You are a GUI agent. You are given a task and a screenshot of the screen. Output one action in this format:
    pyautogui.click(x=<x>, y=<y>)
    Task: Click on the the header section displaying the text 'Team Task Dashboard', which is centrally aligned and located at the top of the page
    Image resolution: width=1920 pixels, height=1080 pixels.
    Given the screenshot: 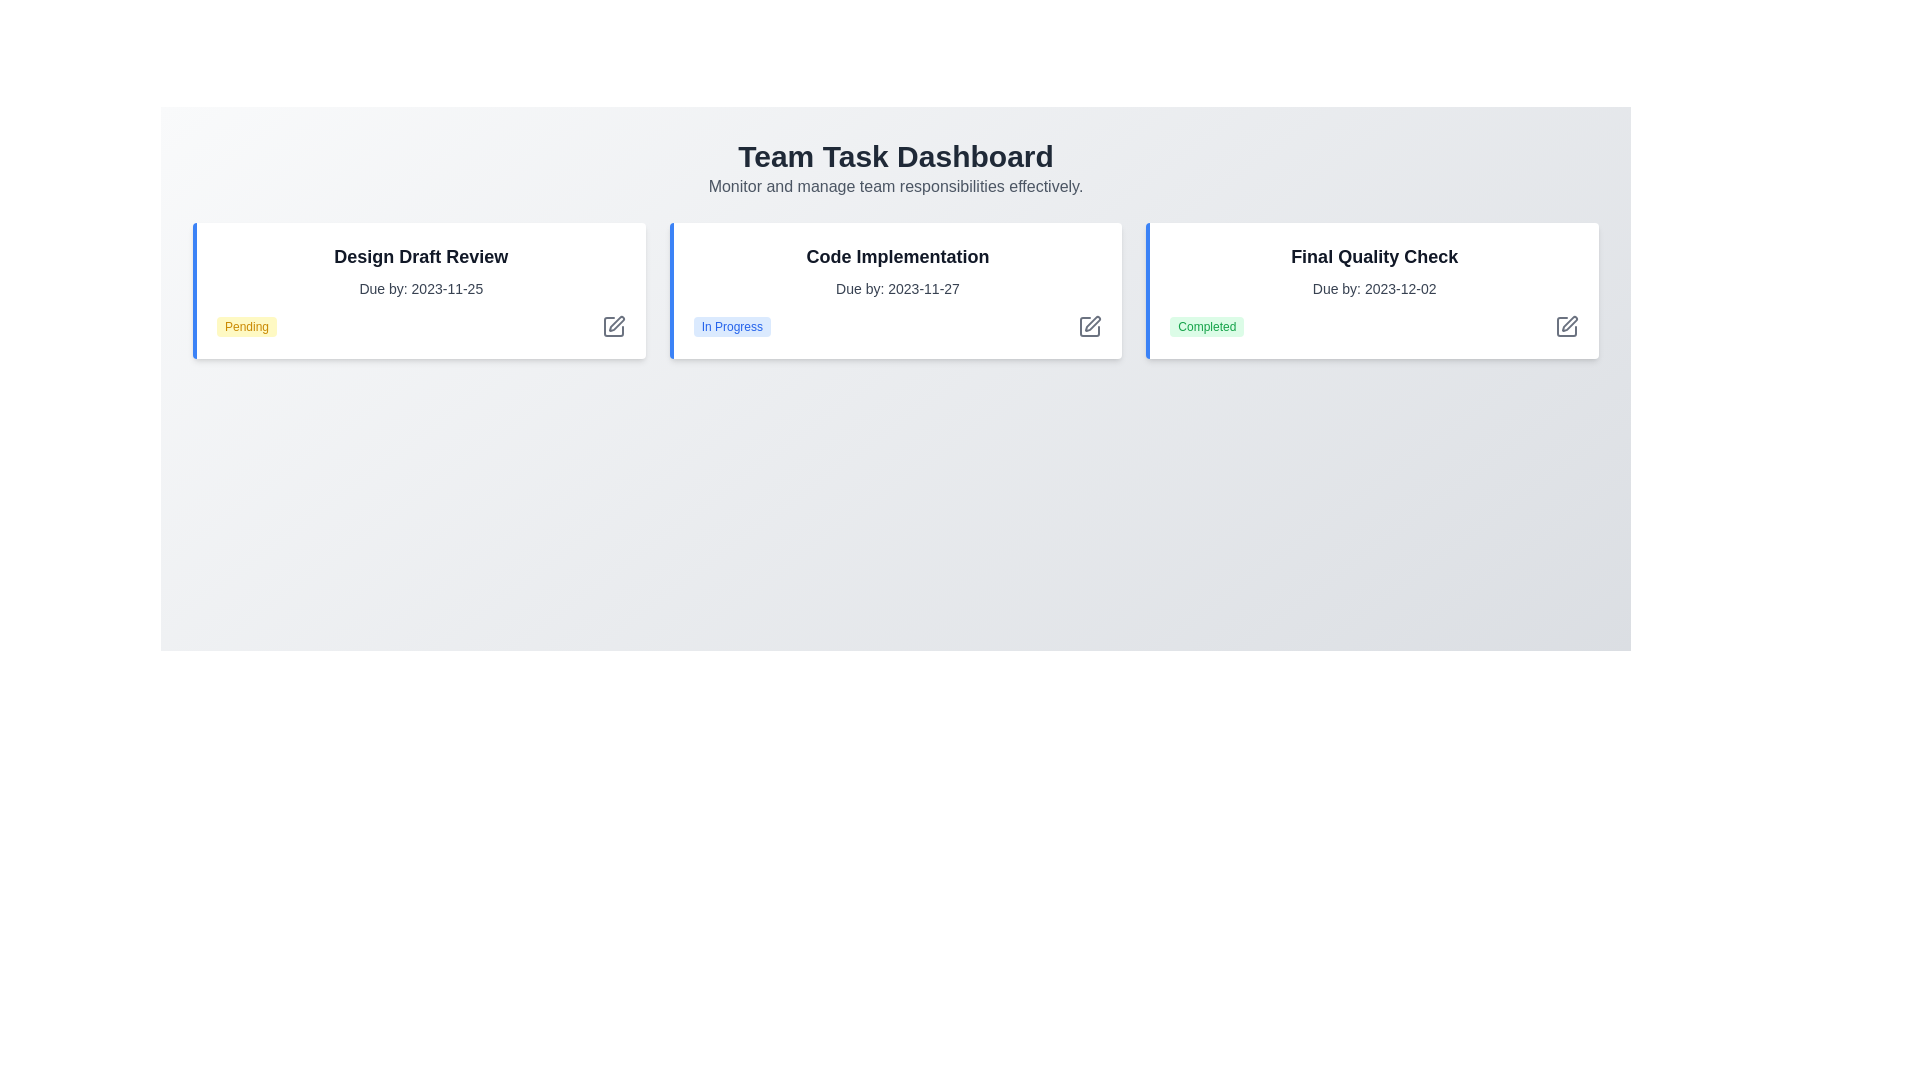 What is the action you would take?
    pyautogui.click(x=895, y=168)
    